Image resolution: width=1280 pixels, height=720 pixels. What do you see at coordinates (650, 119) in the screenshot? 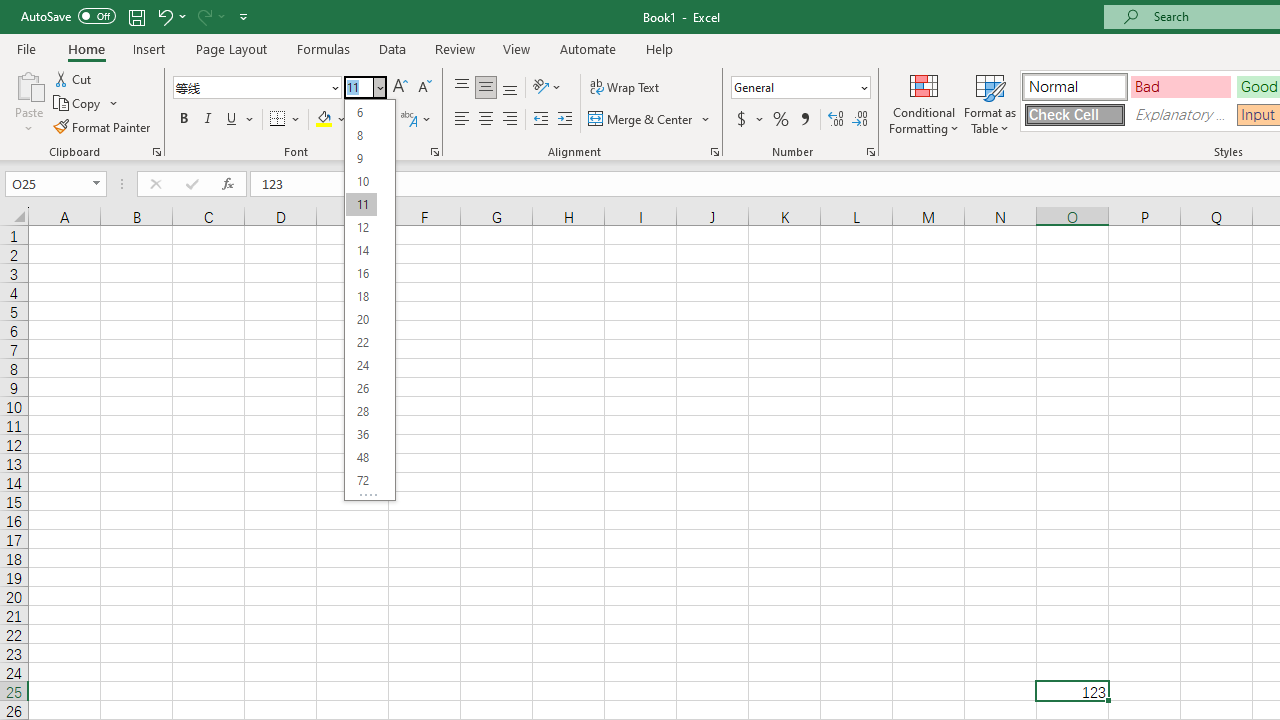
I see `'Merge & Center'` at bounding box center [650, 119].